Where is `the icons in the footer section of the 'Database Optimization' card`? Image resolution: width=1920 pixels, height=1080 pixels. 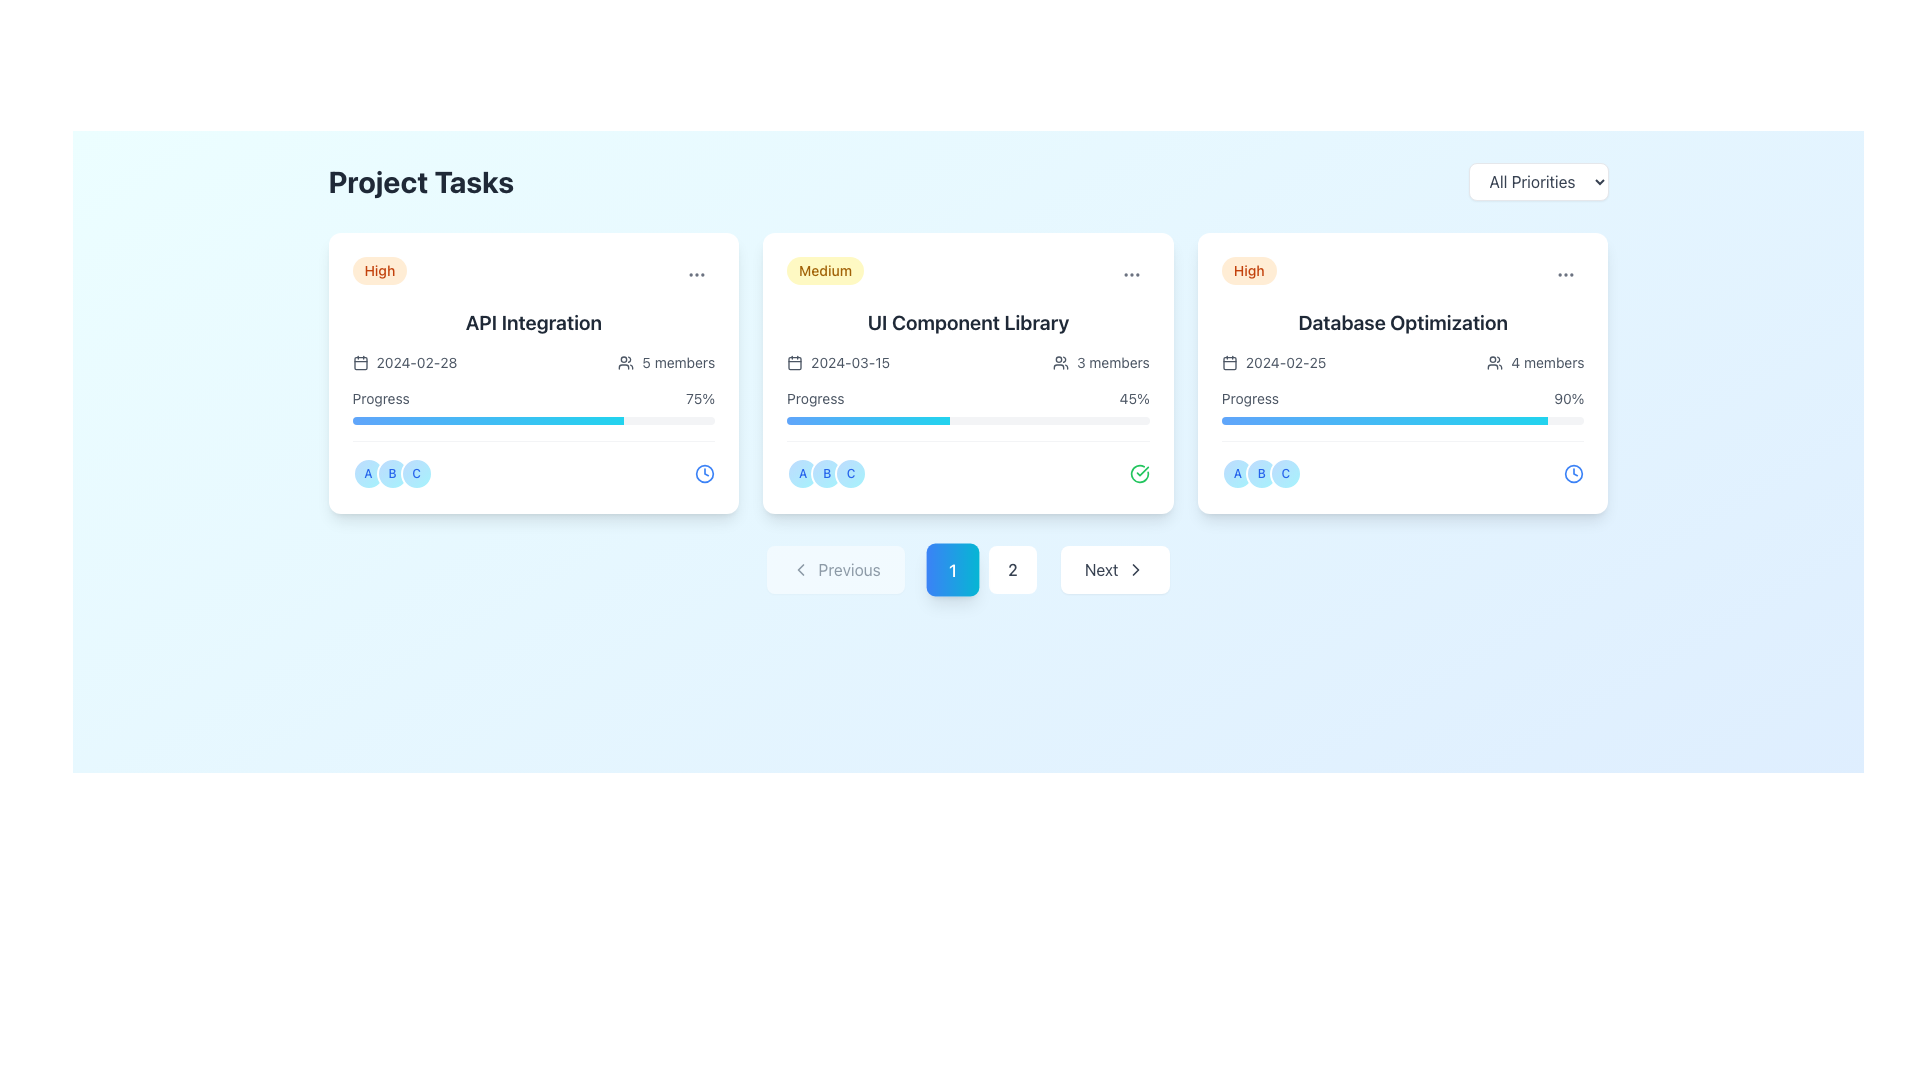
the icons in the footer section of the 'Database Optimization' card is located at coordinates (1402, 465).